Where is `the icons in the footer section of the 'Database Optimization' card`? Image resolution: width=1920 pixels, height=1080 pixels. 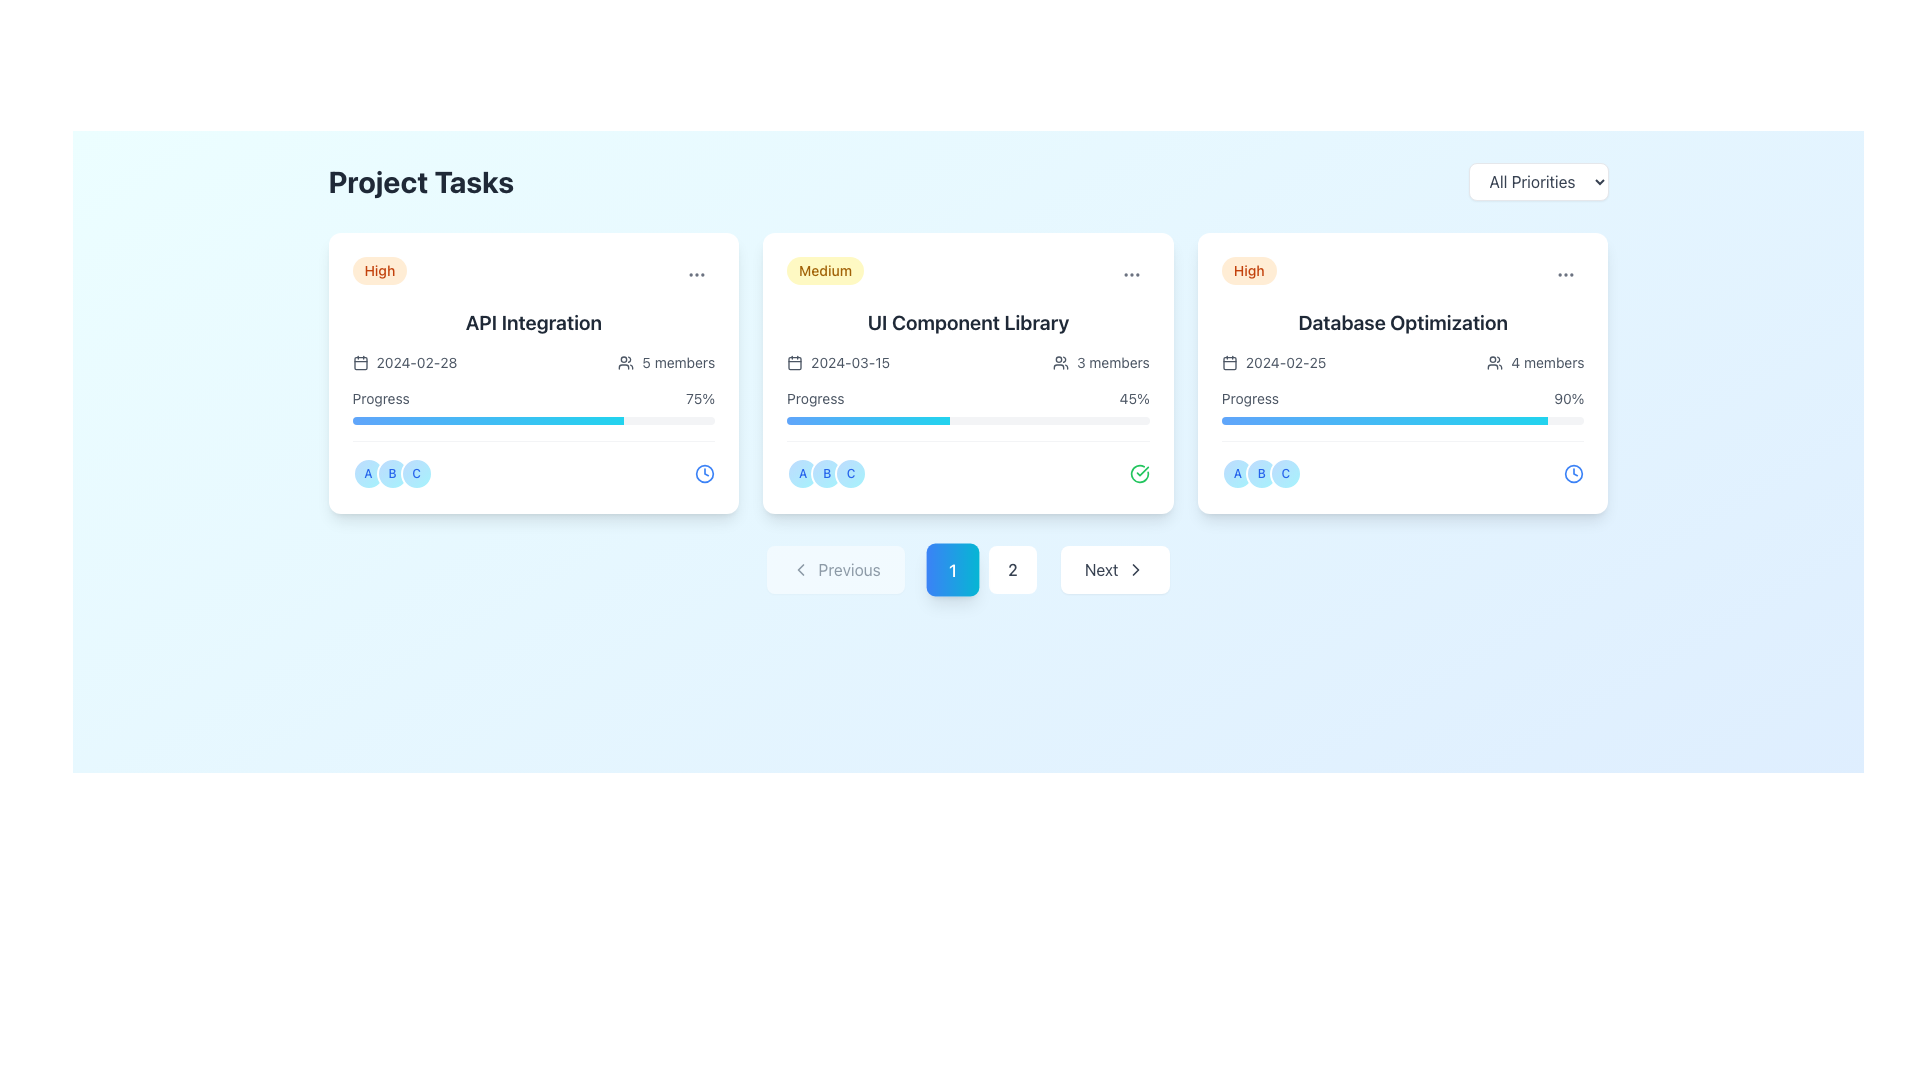
the icons in the footer section of the 'Database Optimization' card is located at coordinates (1402, 465).